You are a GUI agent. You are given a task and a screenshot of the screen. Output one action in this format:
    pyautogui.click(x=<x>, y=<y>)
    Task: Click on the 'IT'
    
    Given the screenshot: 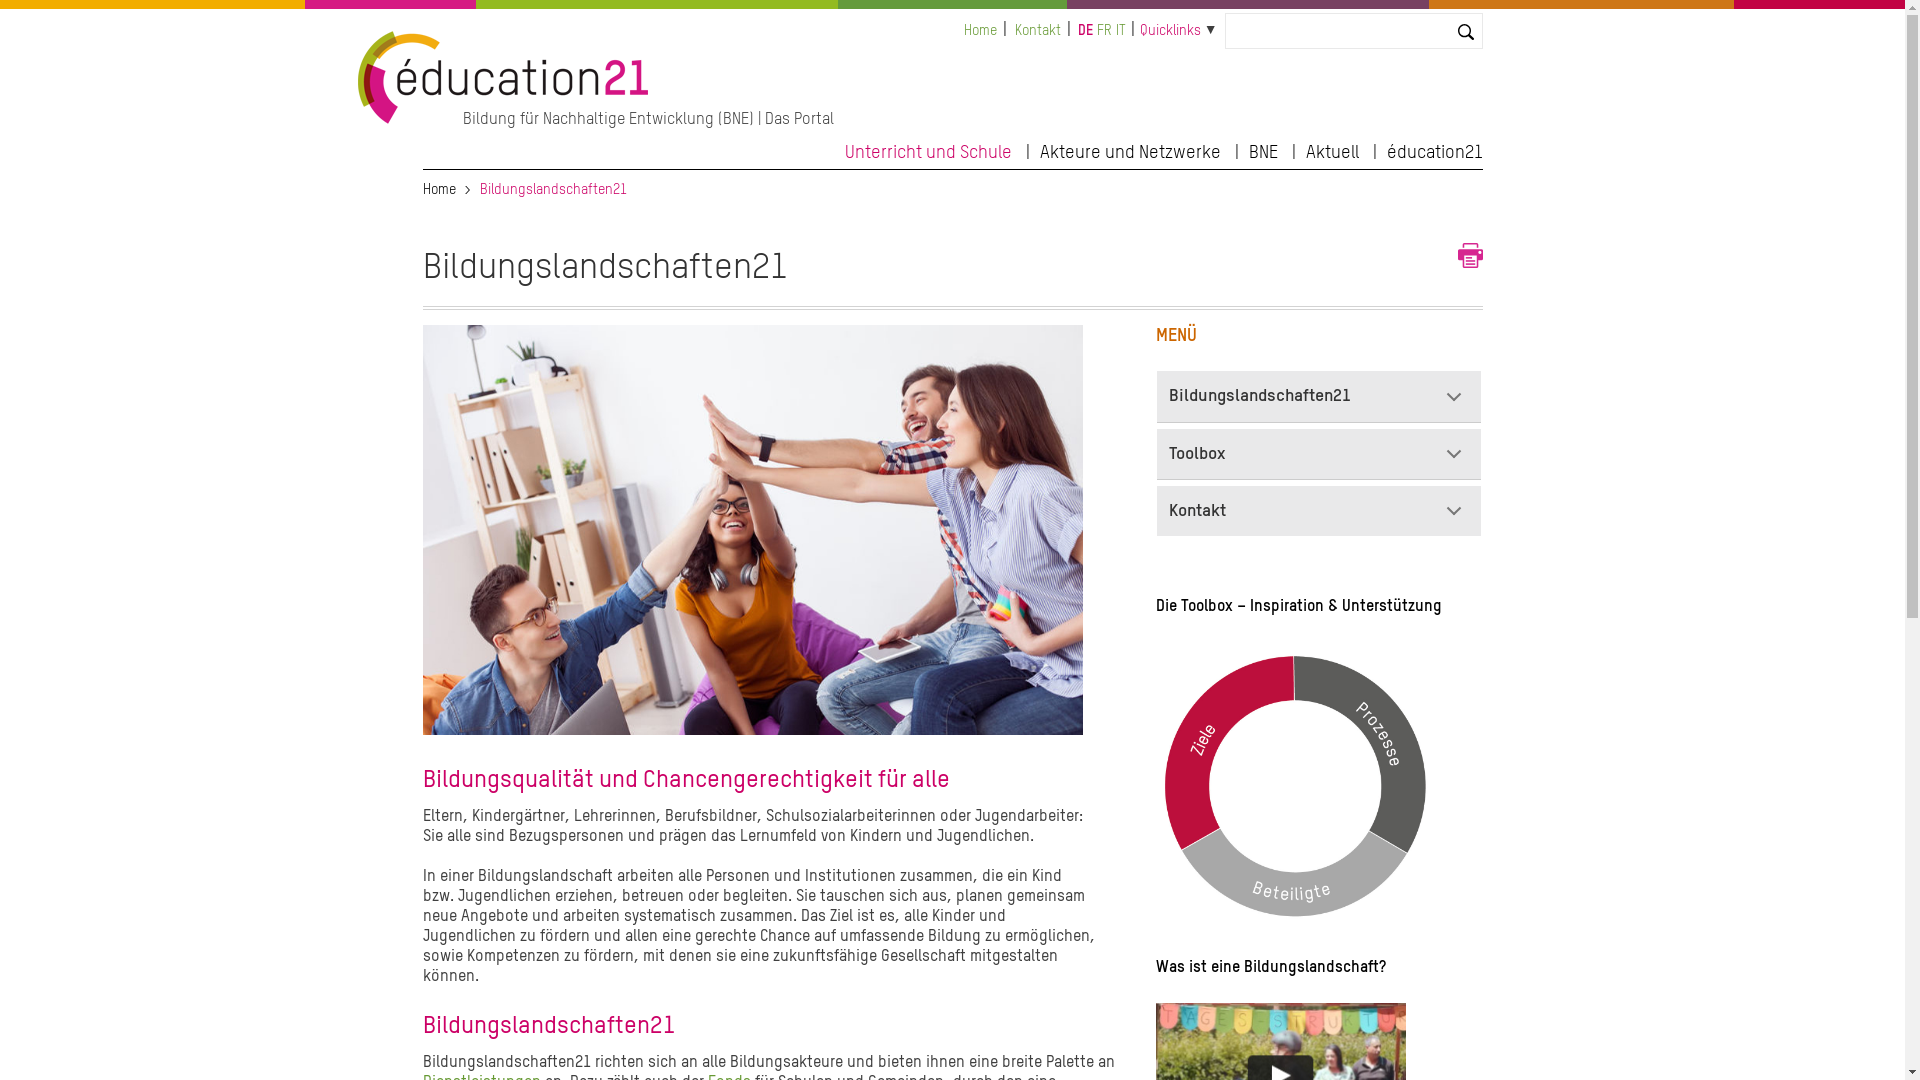 What is the action you would take?
    pyautogui.click(x=1121, y=30)
    